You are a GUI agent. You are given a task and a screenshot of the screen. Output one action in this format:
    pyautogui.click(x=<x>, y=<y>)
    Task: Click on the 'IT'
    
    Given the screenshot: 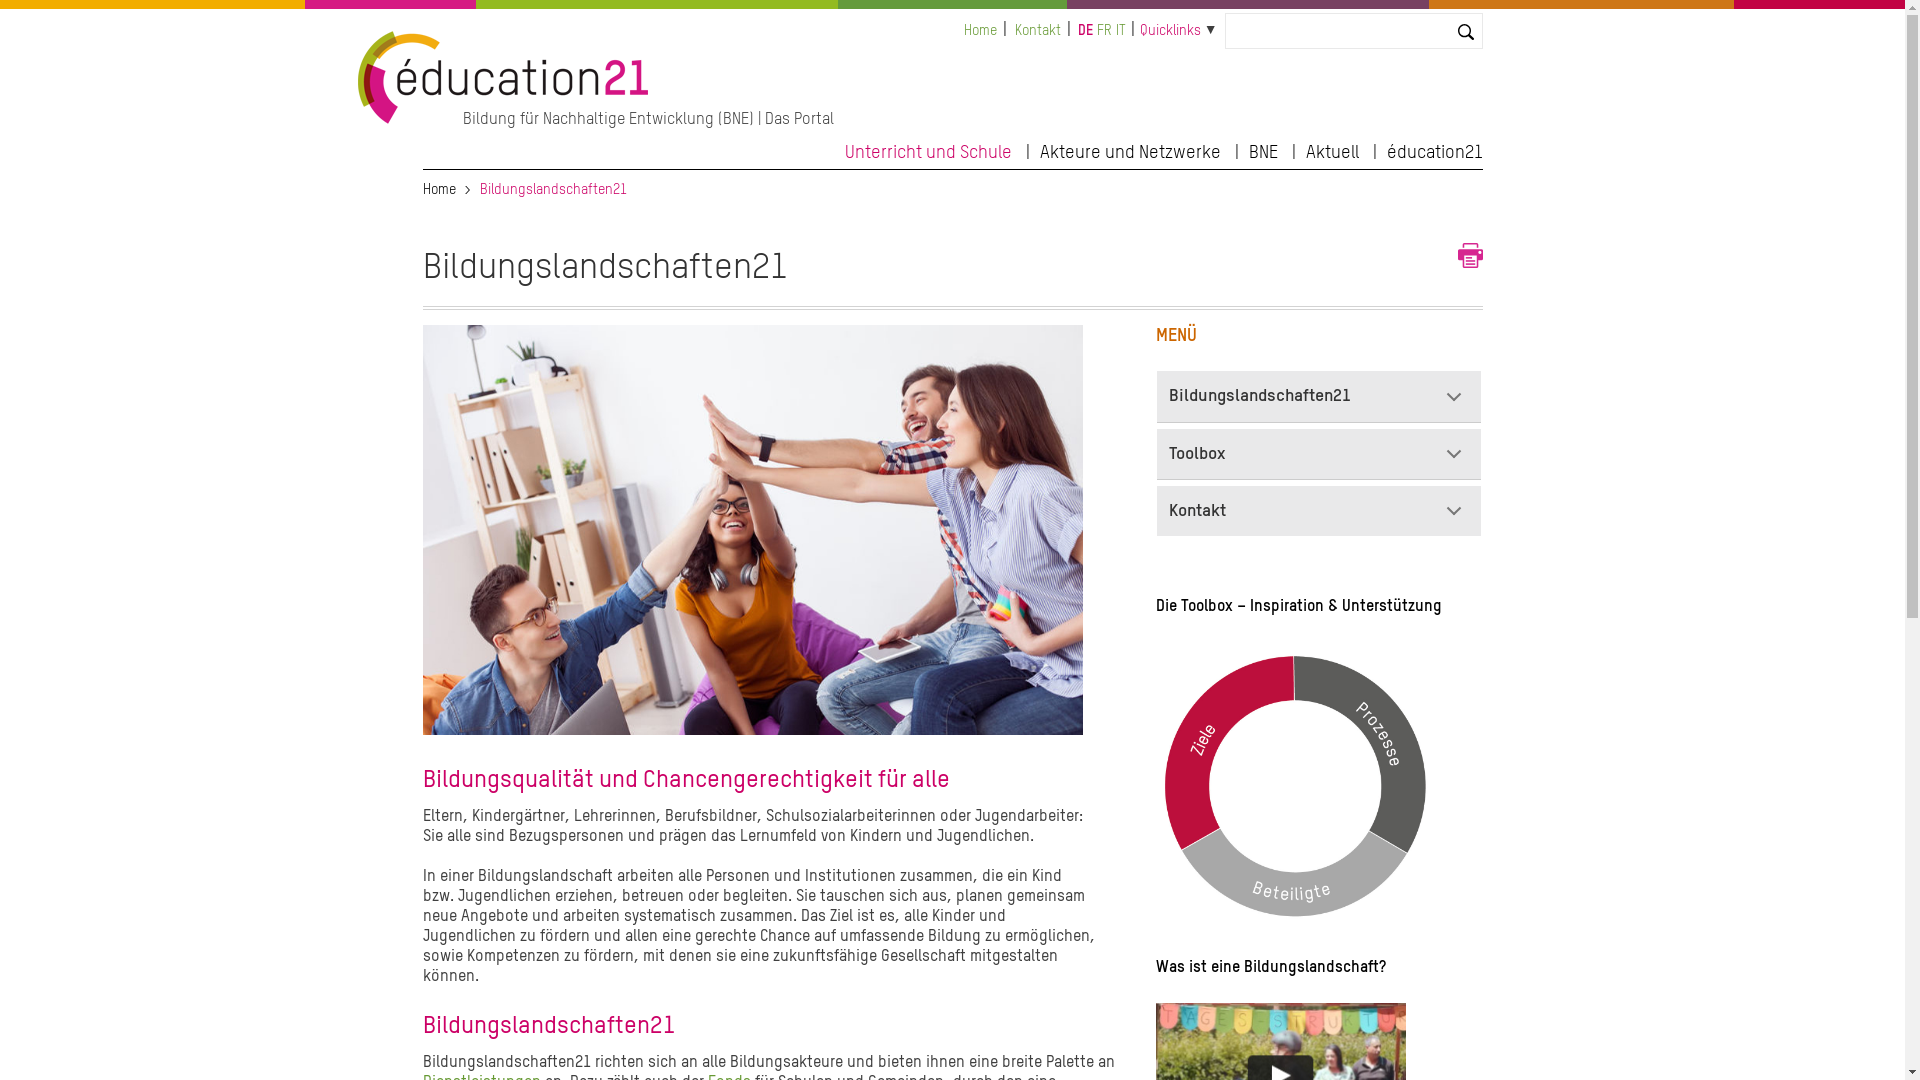 What is the action you would take?
    pyautogui.click(x=1121, y=30)
    